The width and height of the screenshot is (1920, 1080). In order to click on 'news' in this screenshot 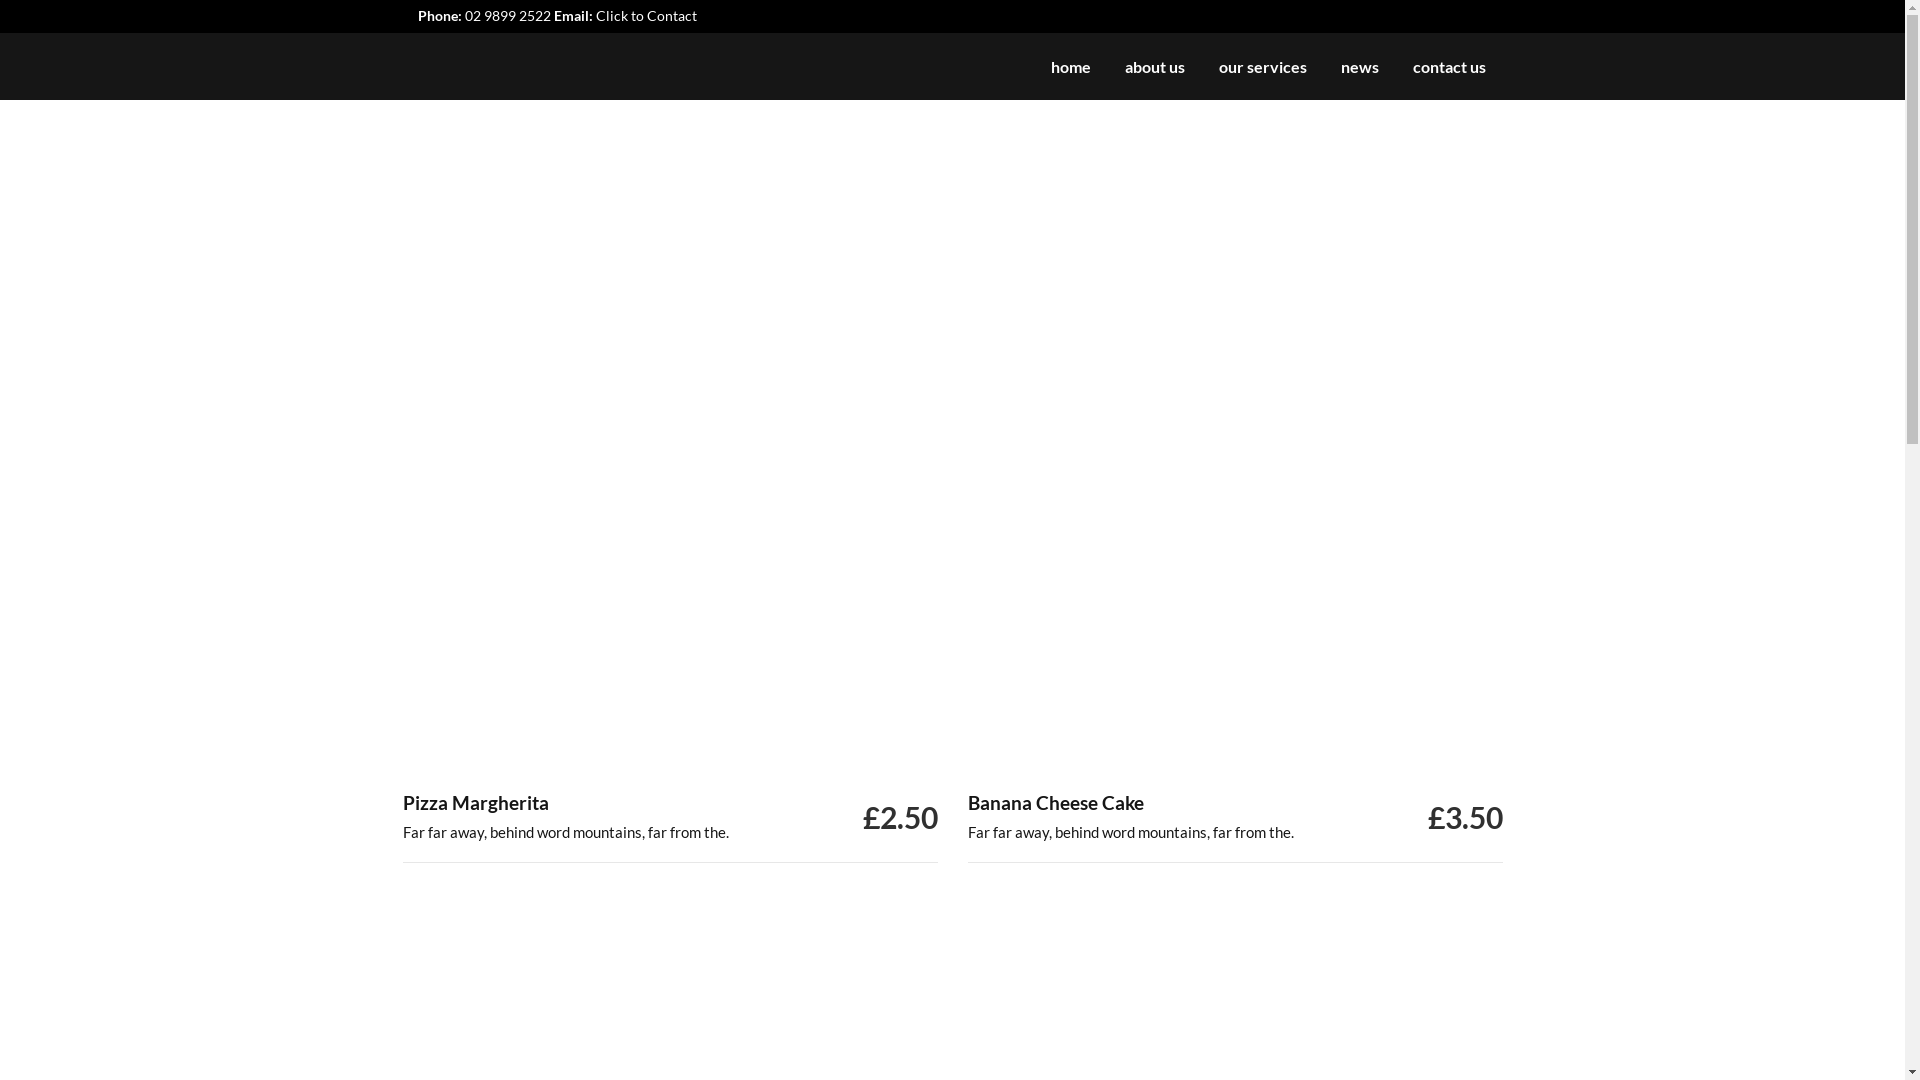, I will do `click(1359, 65)`.